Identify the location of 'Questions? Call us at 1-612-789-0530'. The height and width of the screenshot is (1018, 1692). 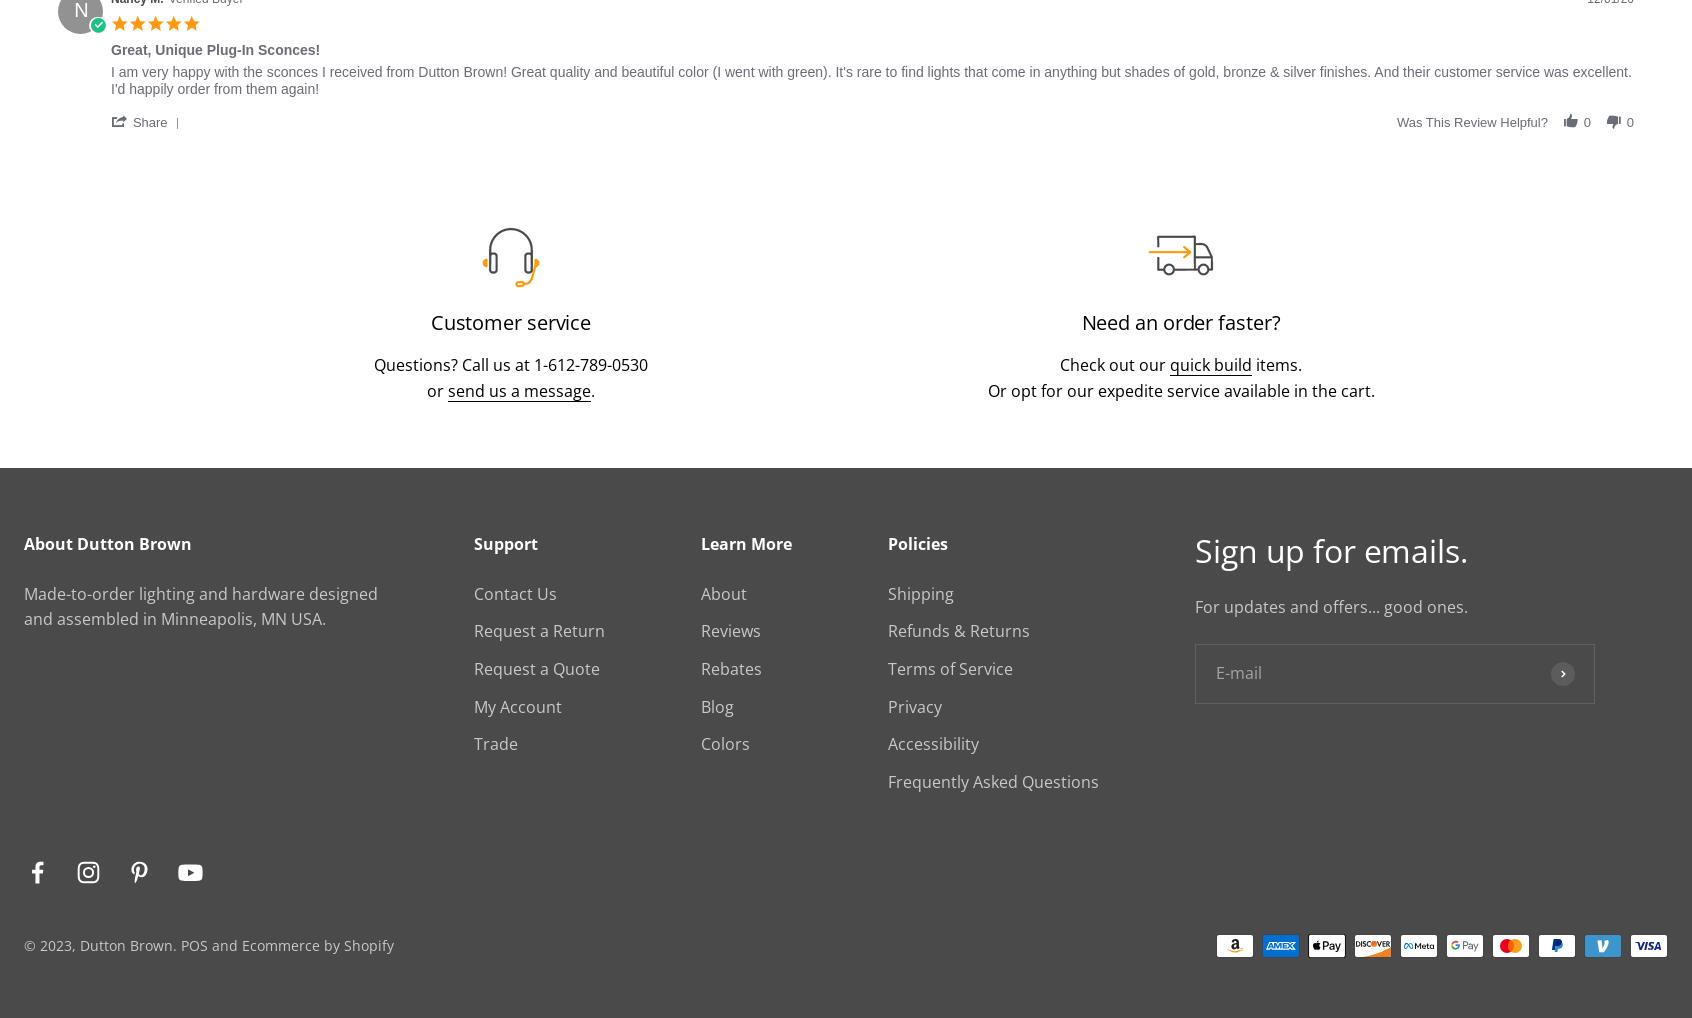
(510, 364).